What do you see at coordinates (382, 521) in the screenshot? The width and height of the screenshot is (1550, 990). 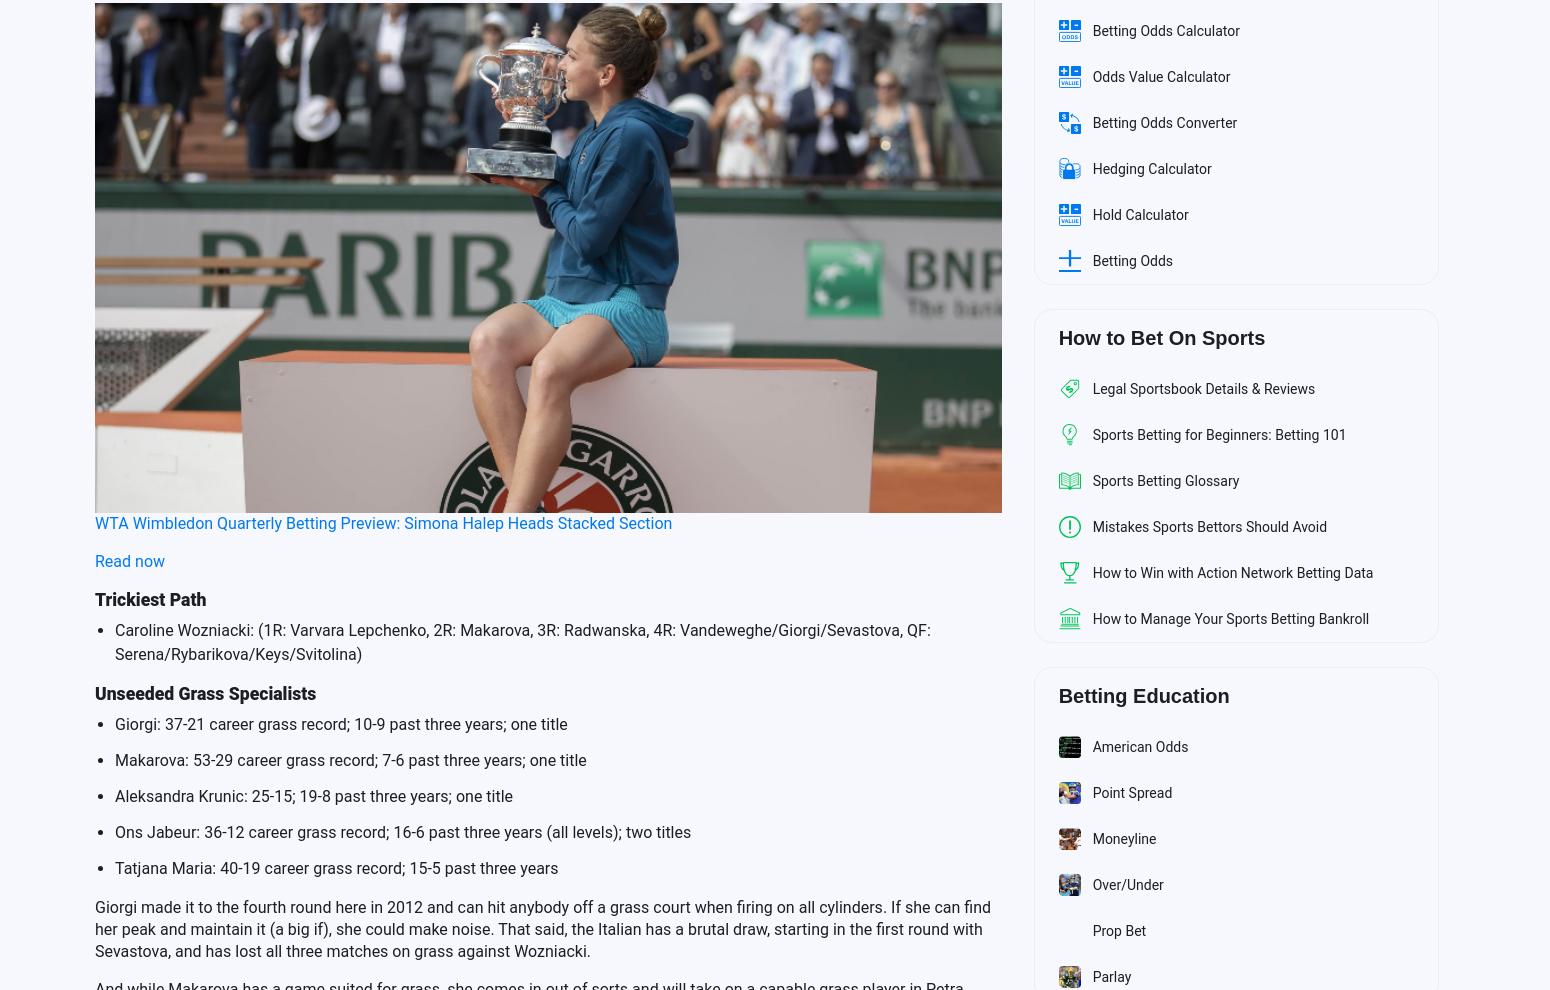 I see `'WTA Wimbledon Quarterly Betting Preview: Simona Halep Heads Stacked Section'` at bounding box center [382, 521].